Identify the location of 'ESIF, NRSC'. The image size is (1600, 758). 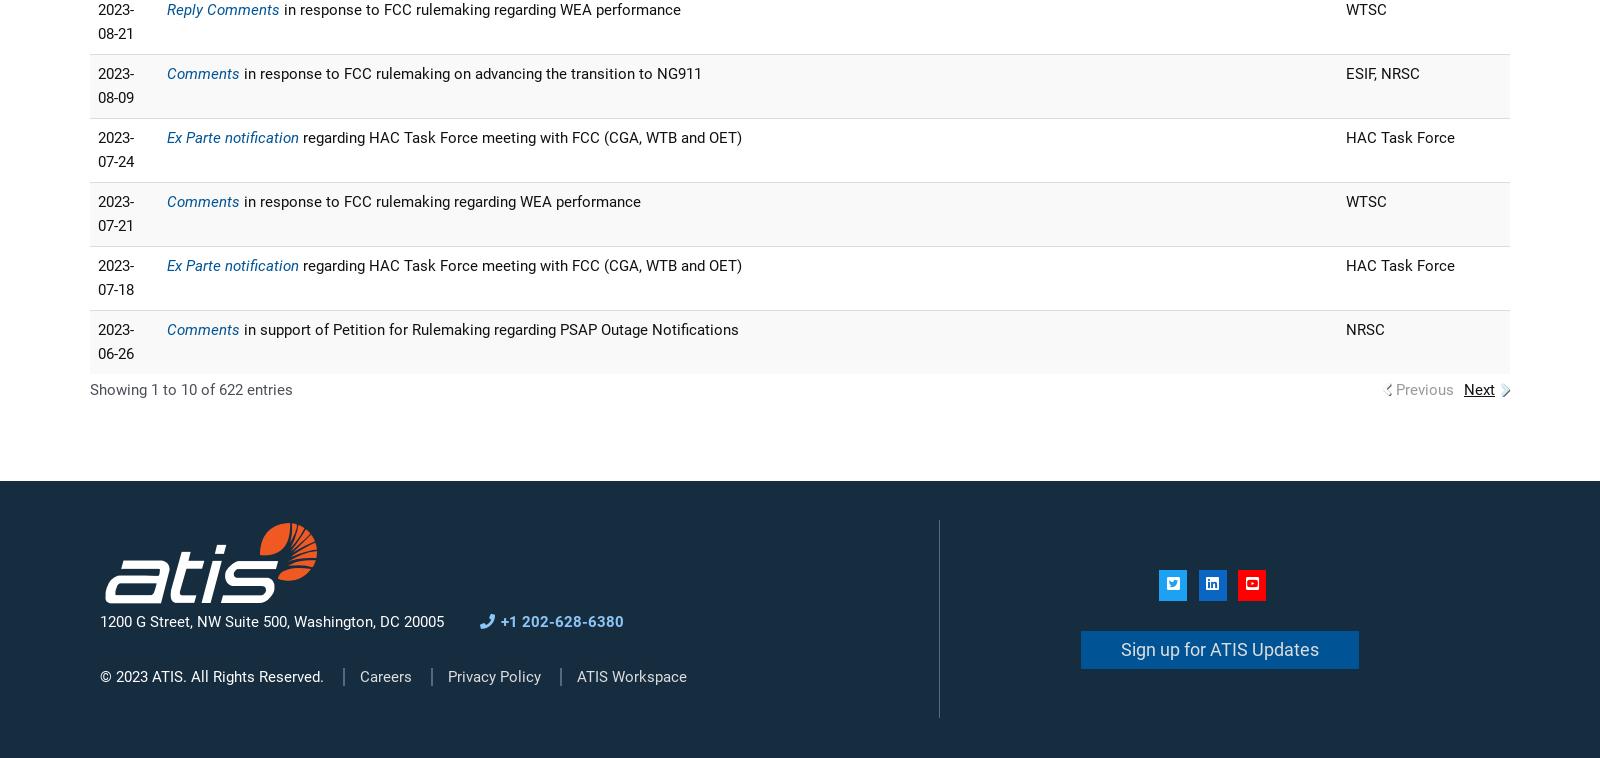
(1345, 72).